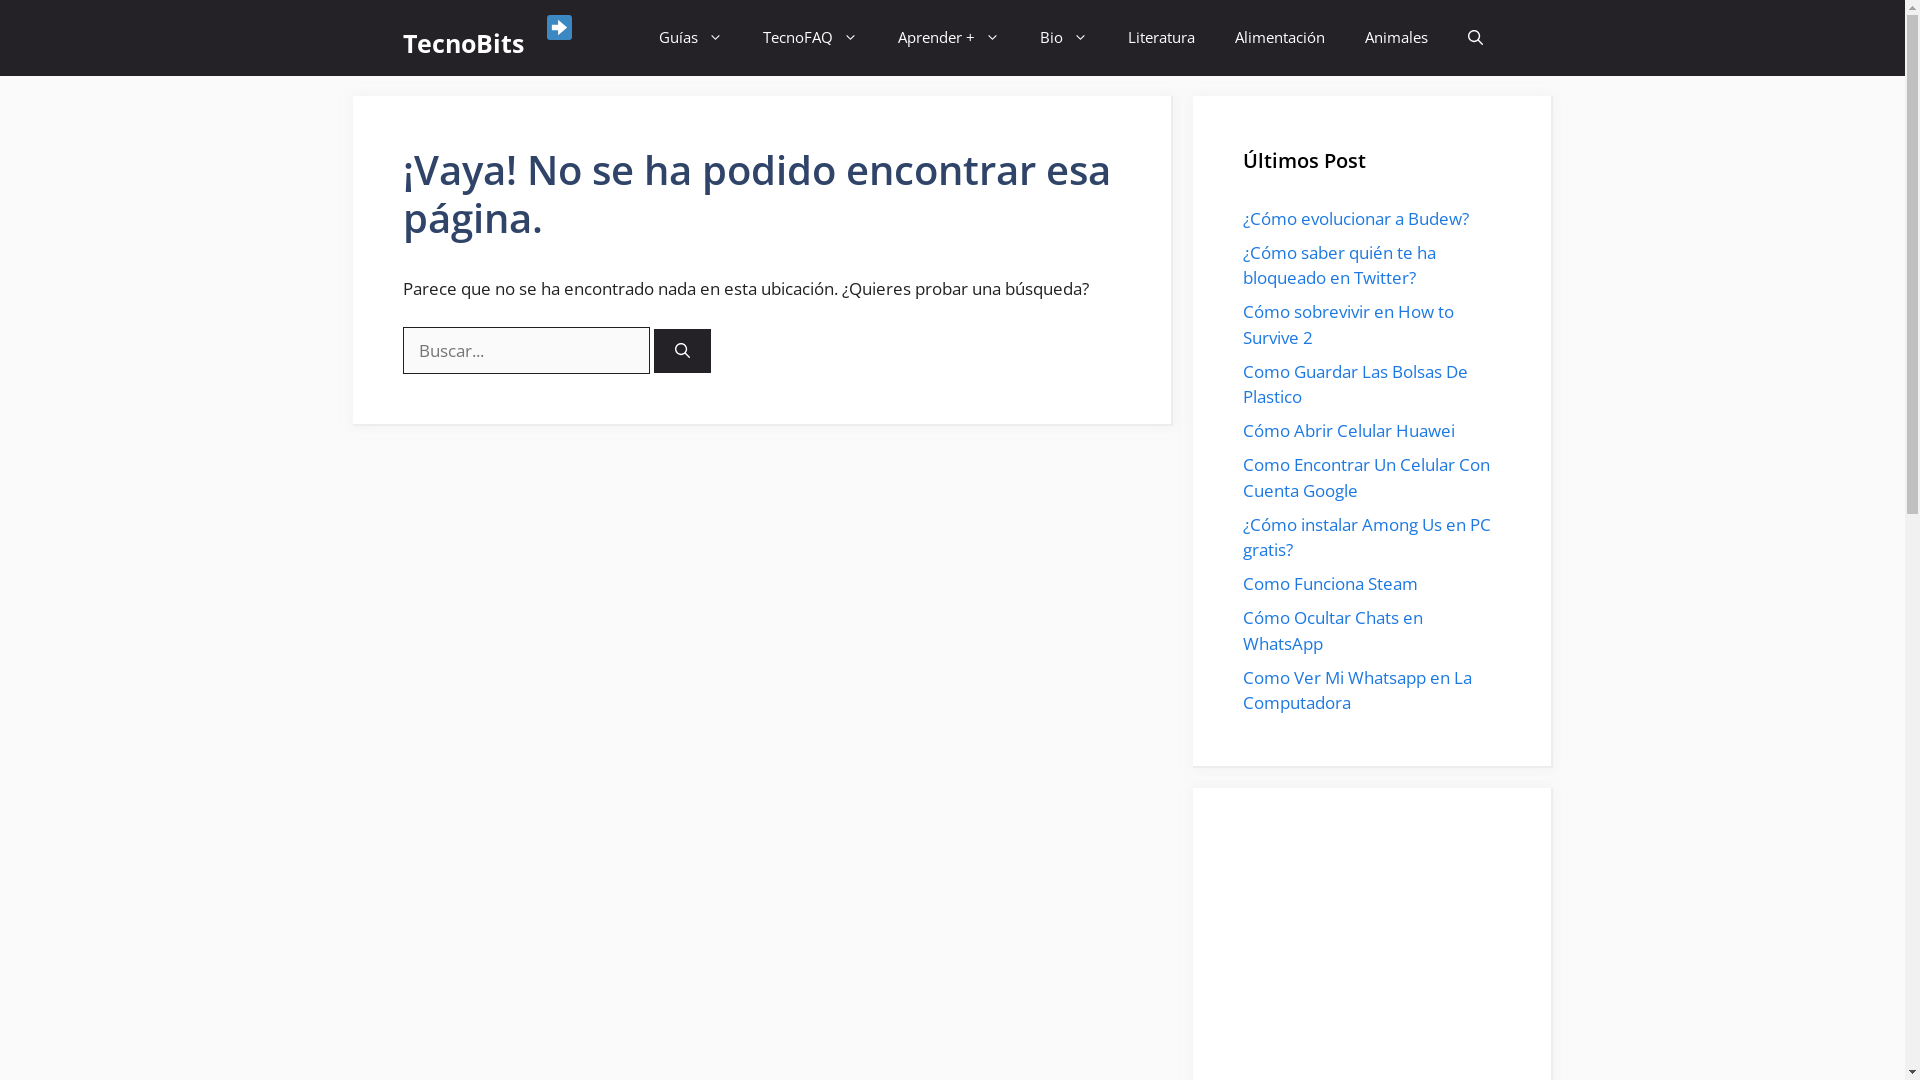 The width and height of the screenshot is (1920, 1080). I want to click on 'Como Funciona Steam', so click(1241, 583).